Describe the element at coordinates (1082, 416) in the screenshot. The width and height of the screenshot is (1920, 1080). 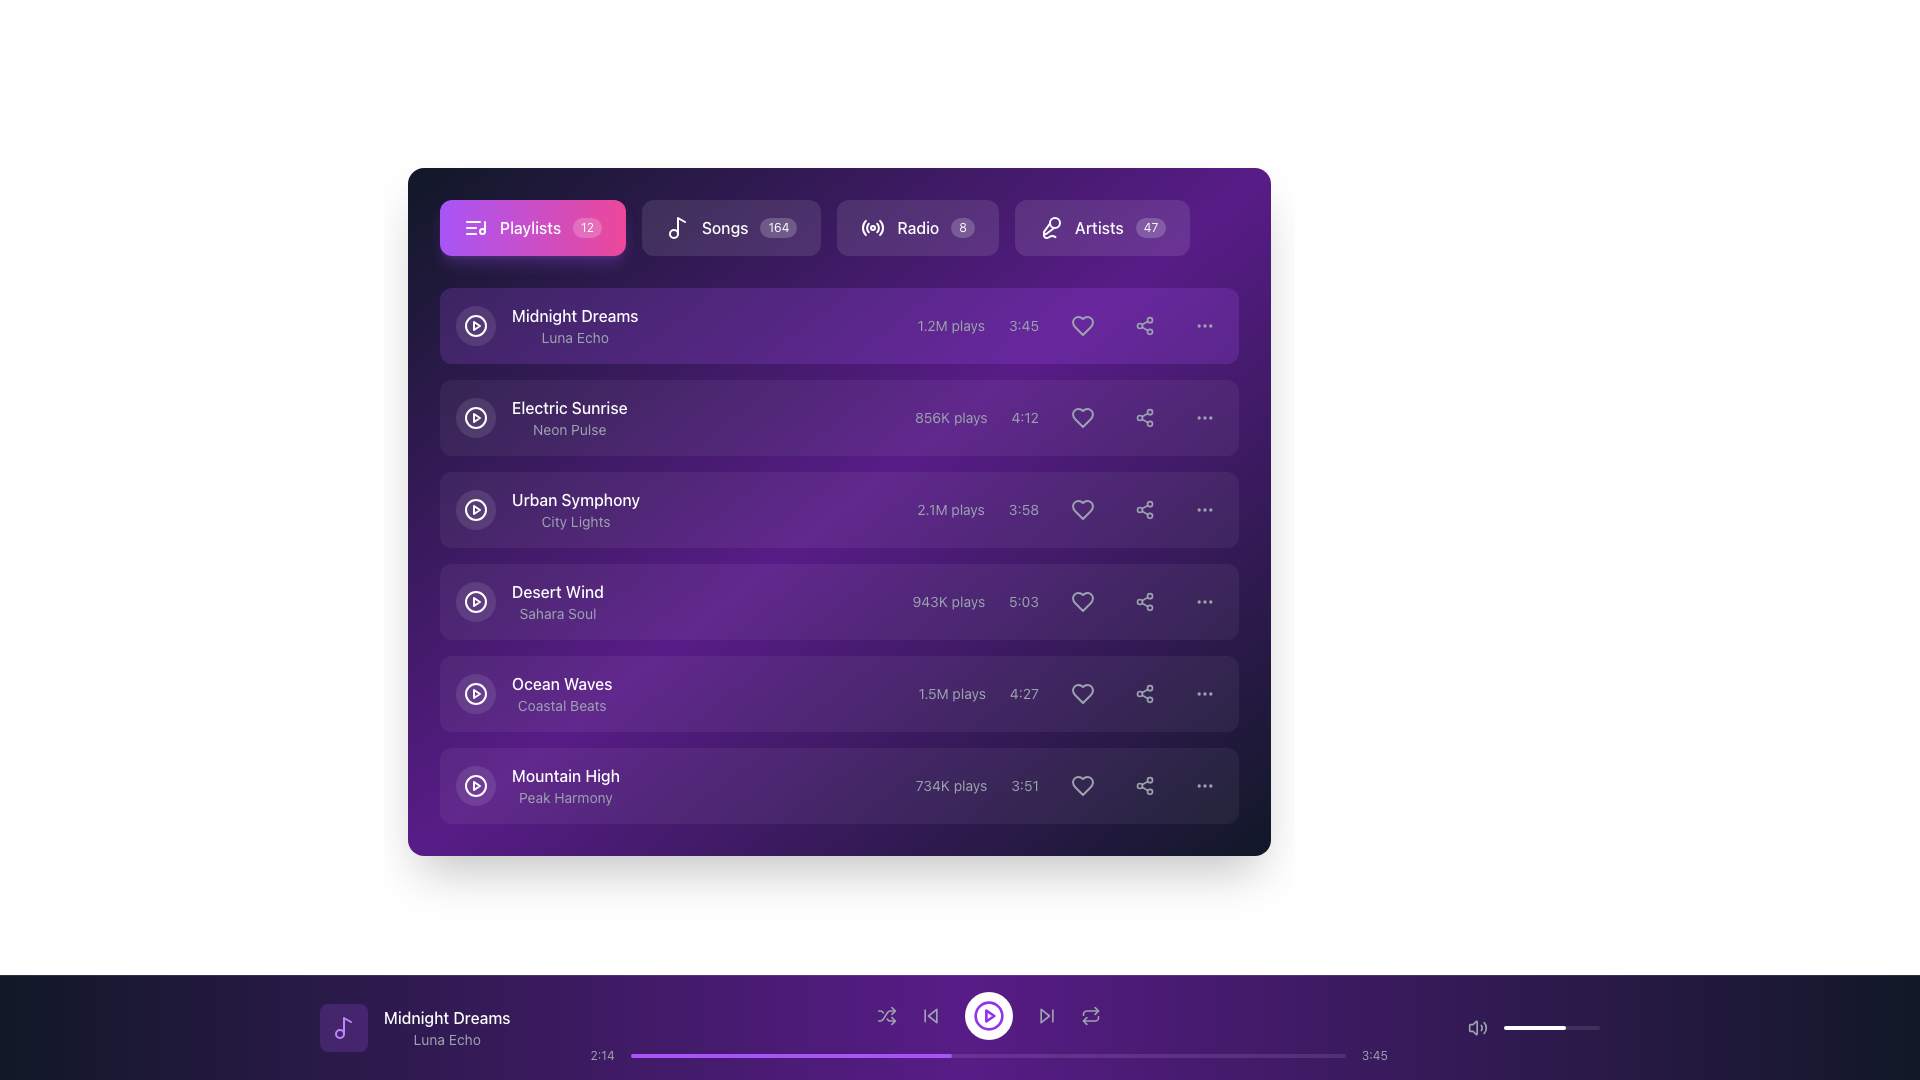
I see `the heart-shaped icon located next to the duration of the song 'Electric Sunrise' in the playlist panel` at that location.